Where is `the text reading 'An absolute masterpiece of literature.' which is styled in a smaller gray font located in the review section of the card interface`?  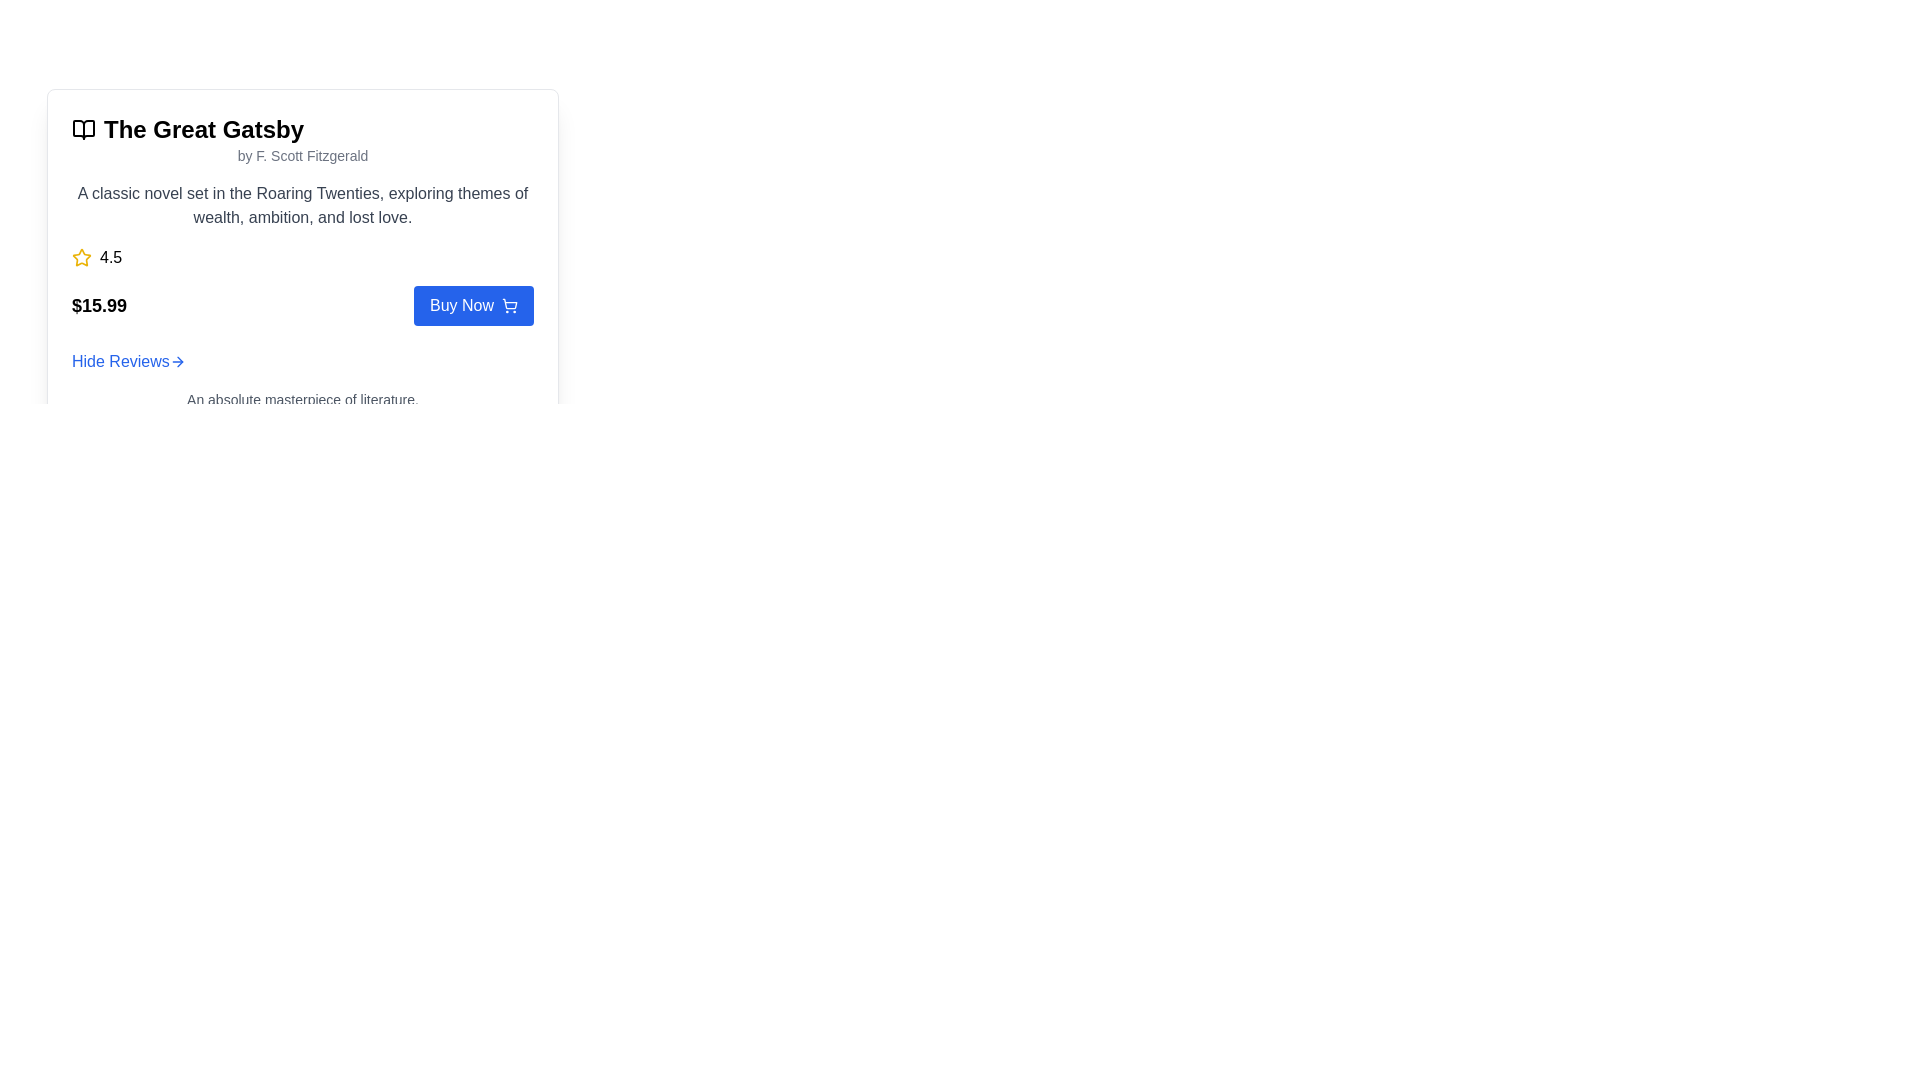
the text reading 'An absolute masterpiece of literature.' which is styled in a smaller gray font located in the review section of the card interface is located at coordinates (301, 400).